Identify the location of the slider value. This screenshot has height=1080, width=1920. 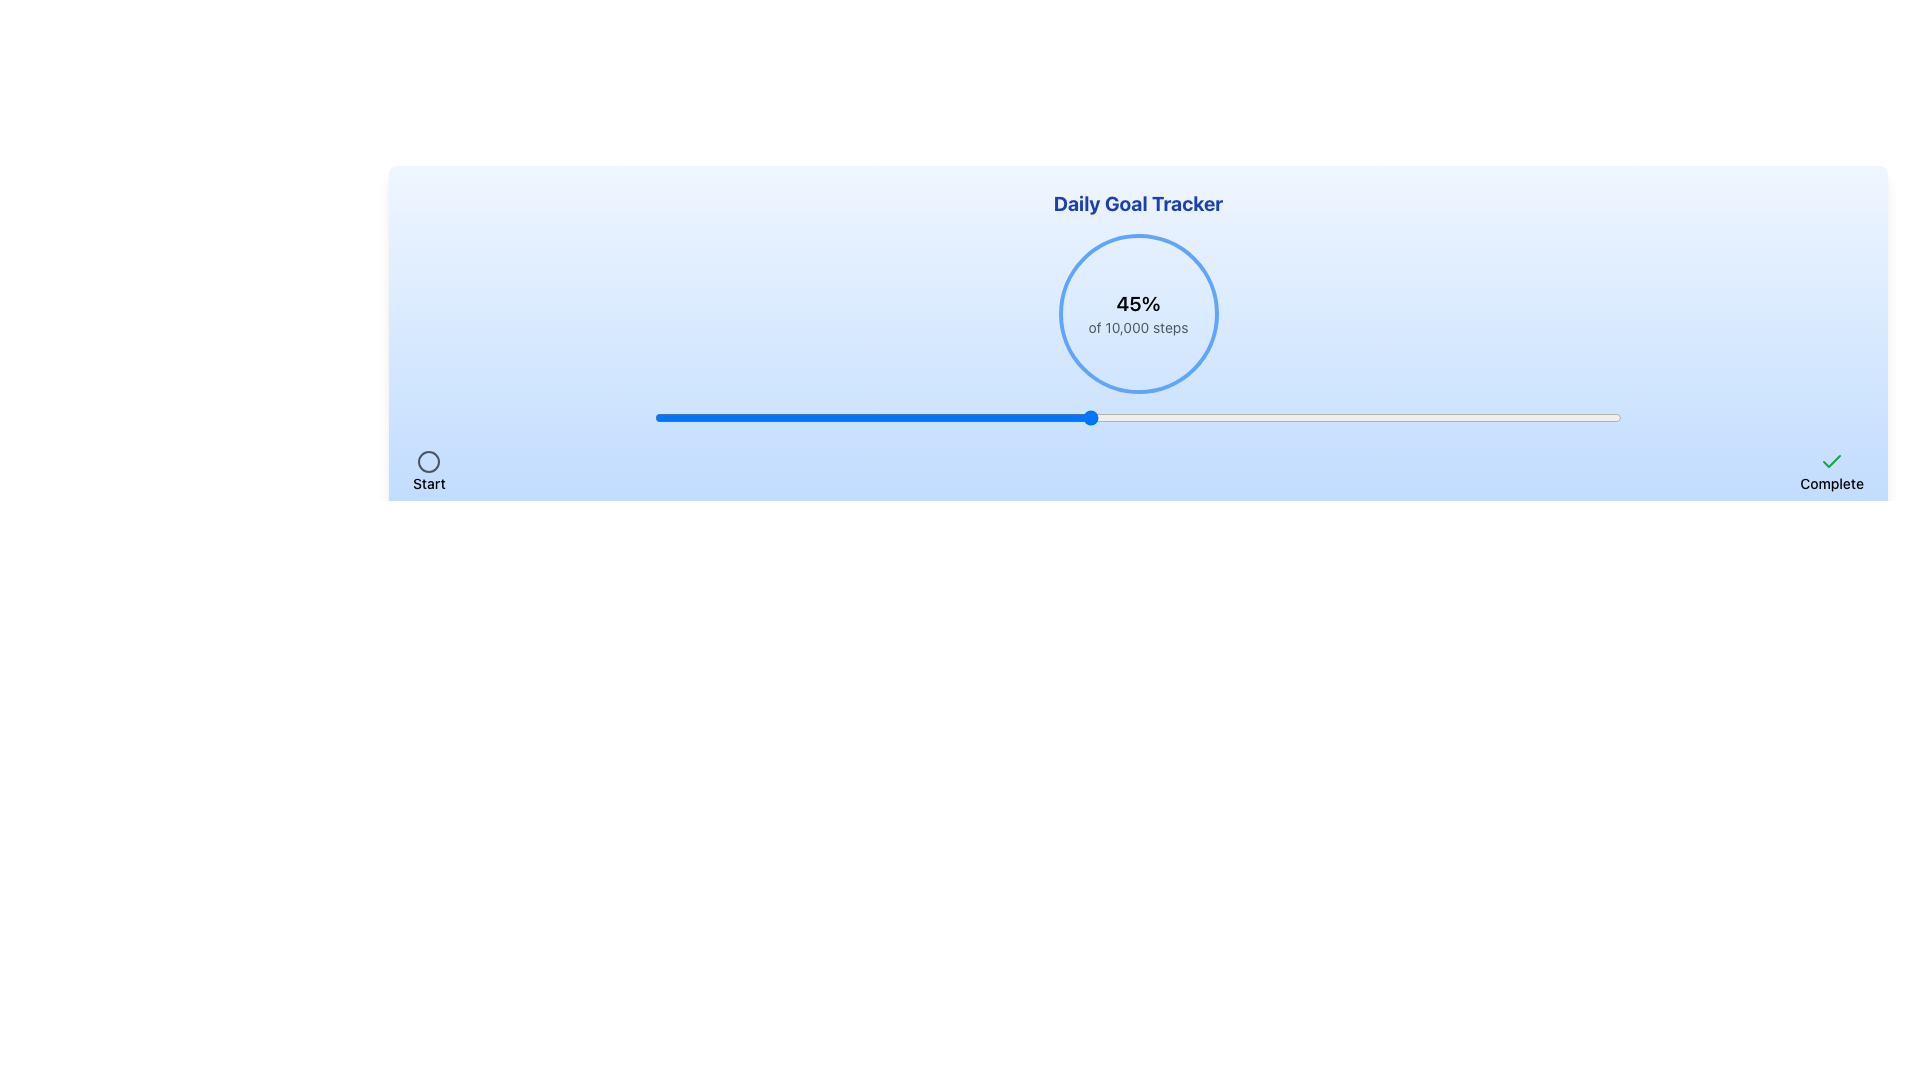
(1341, 416).